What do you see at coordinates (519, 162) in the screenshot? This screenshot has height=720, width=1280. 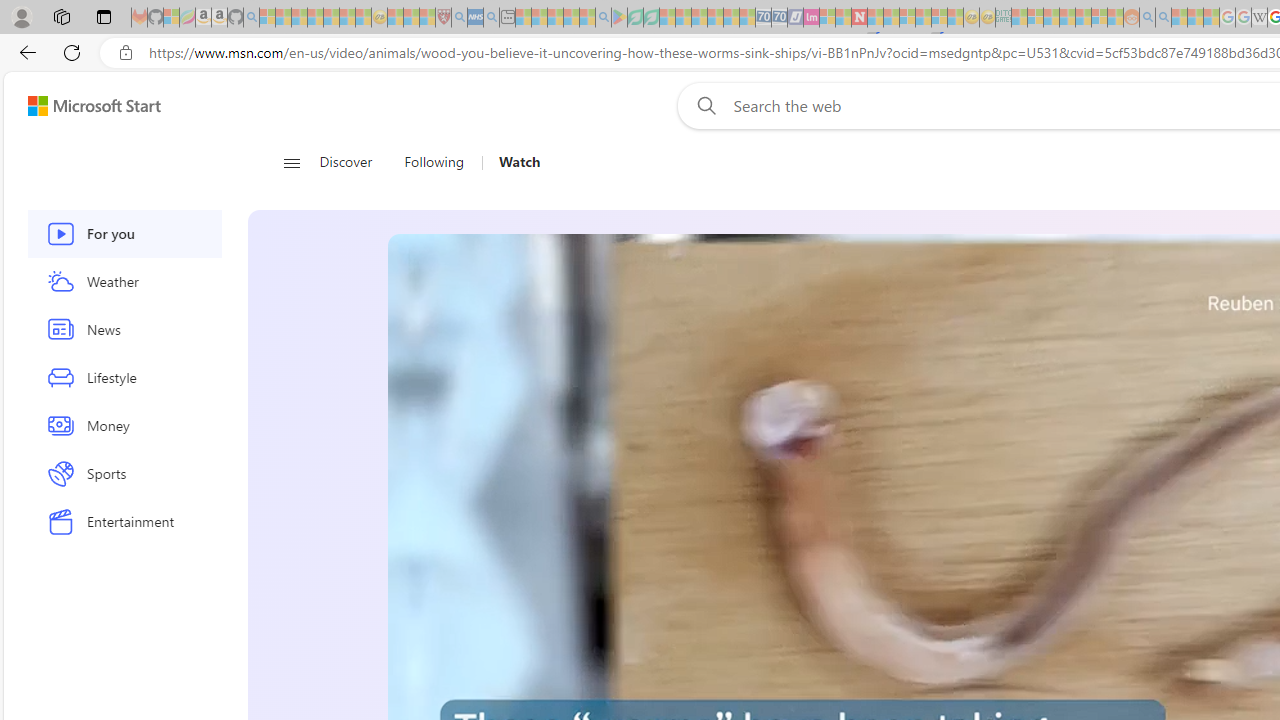 I see `'Watch'` at bounding box center [519, 162].